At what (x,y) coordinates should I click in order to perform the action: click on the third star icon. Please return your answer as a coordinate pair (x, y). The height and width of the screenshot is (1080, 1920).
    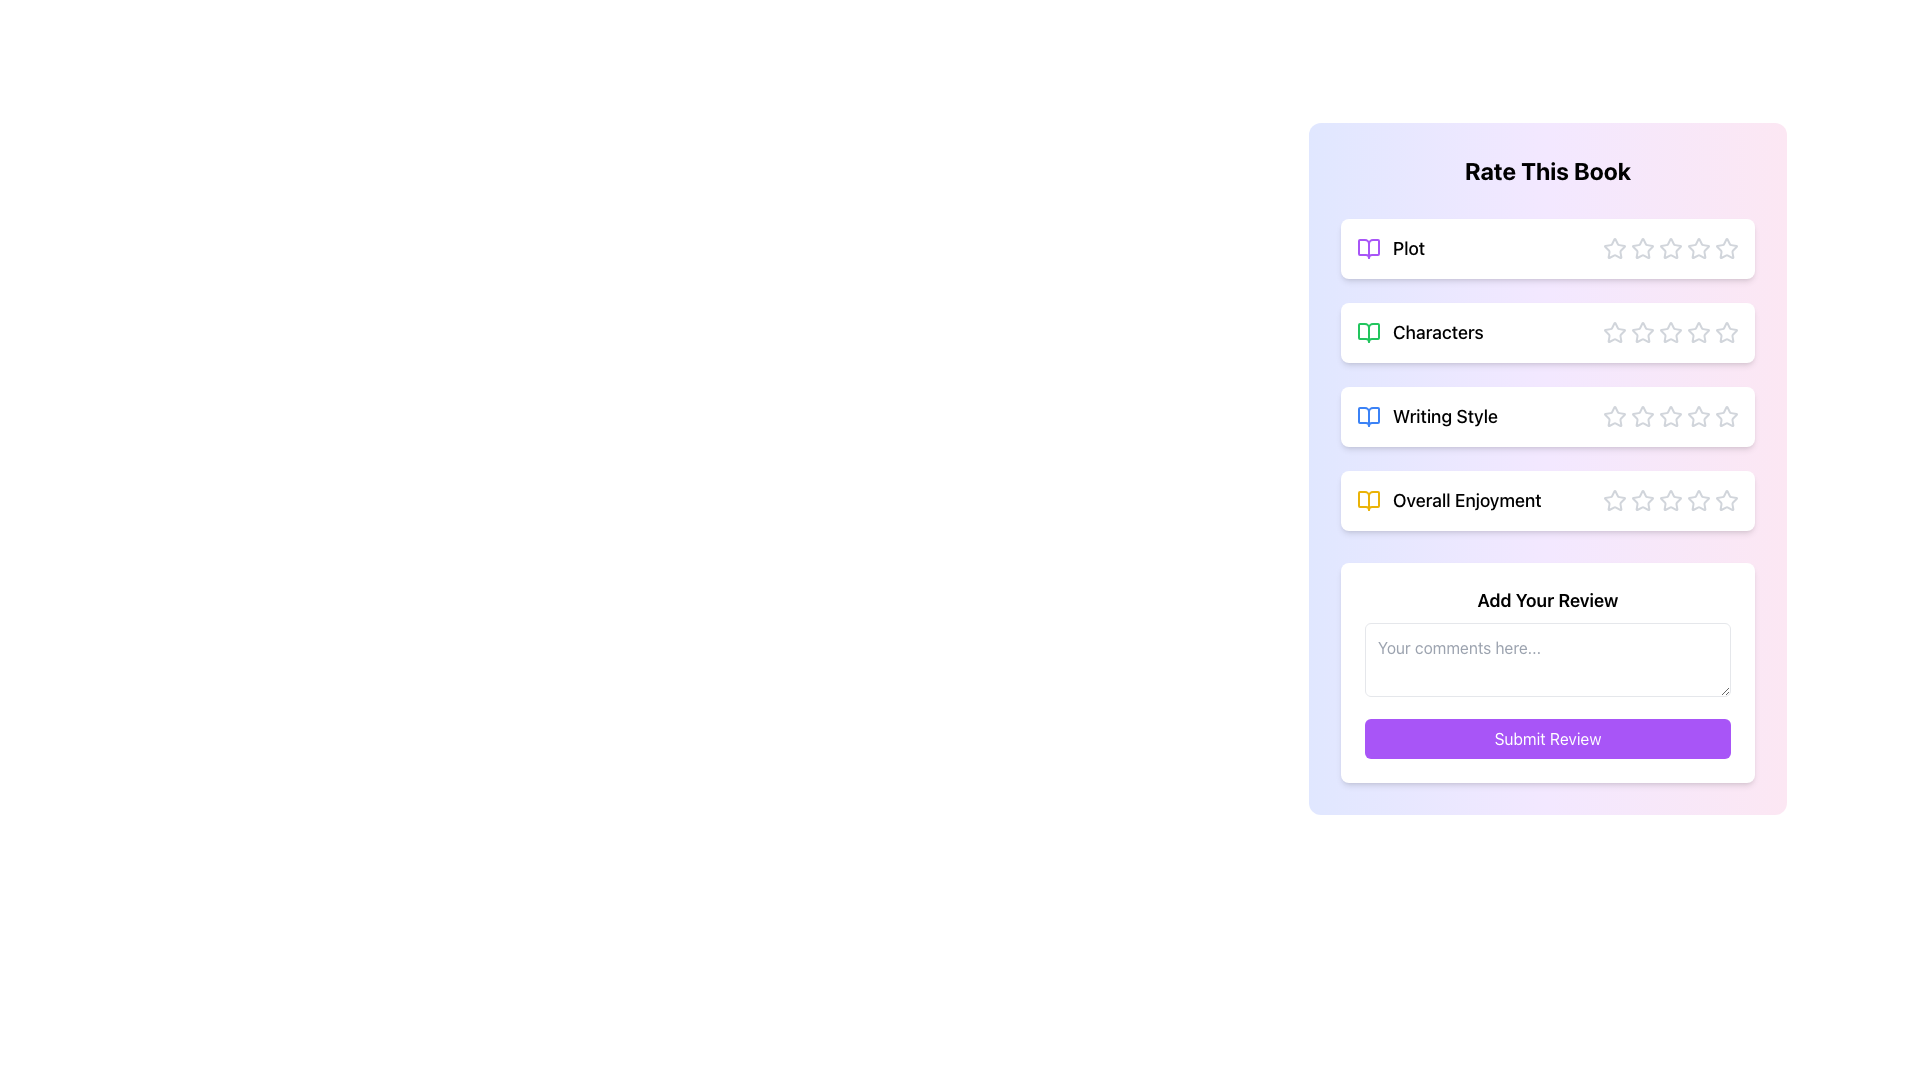
    Looking at the image, I should click on (1725, 415).